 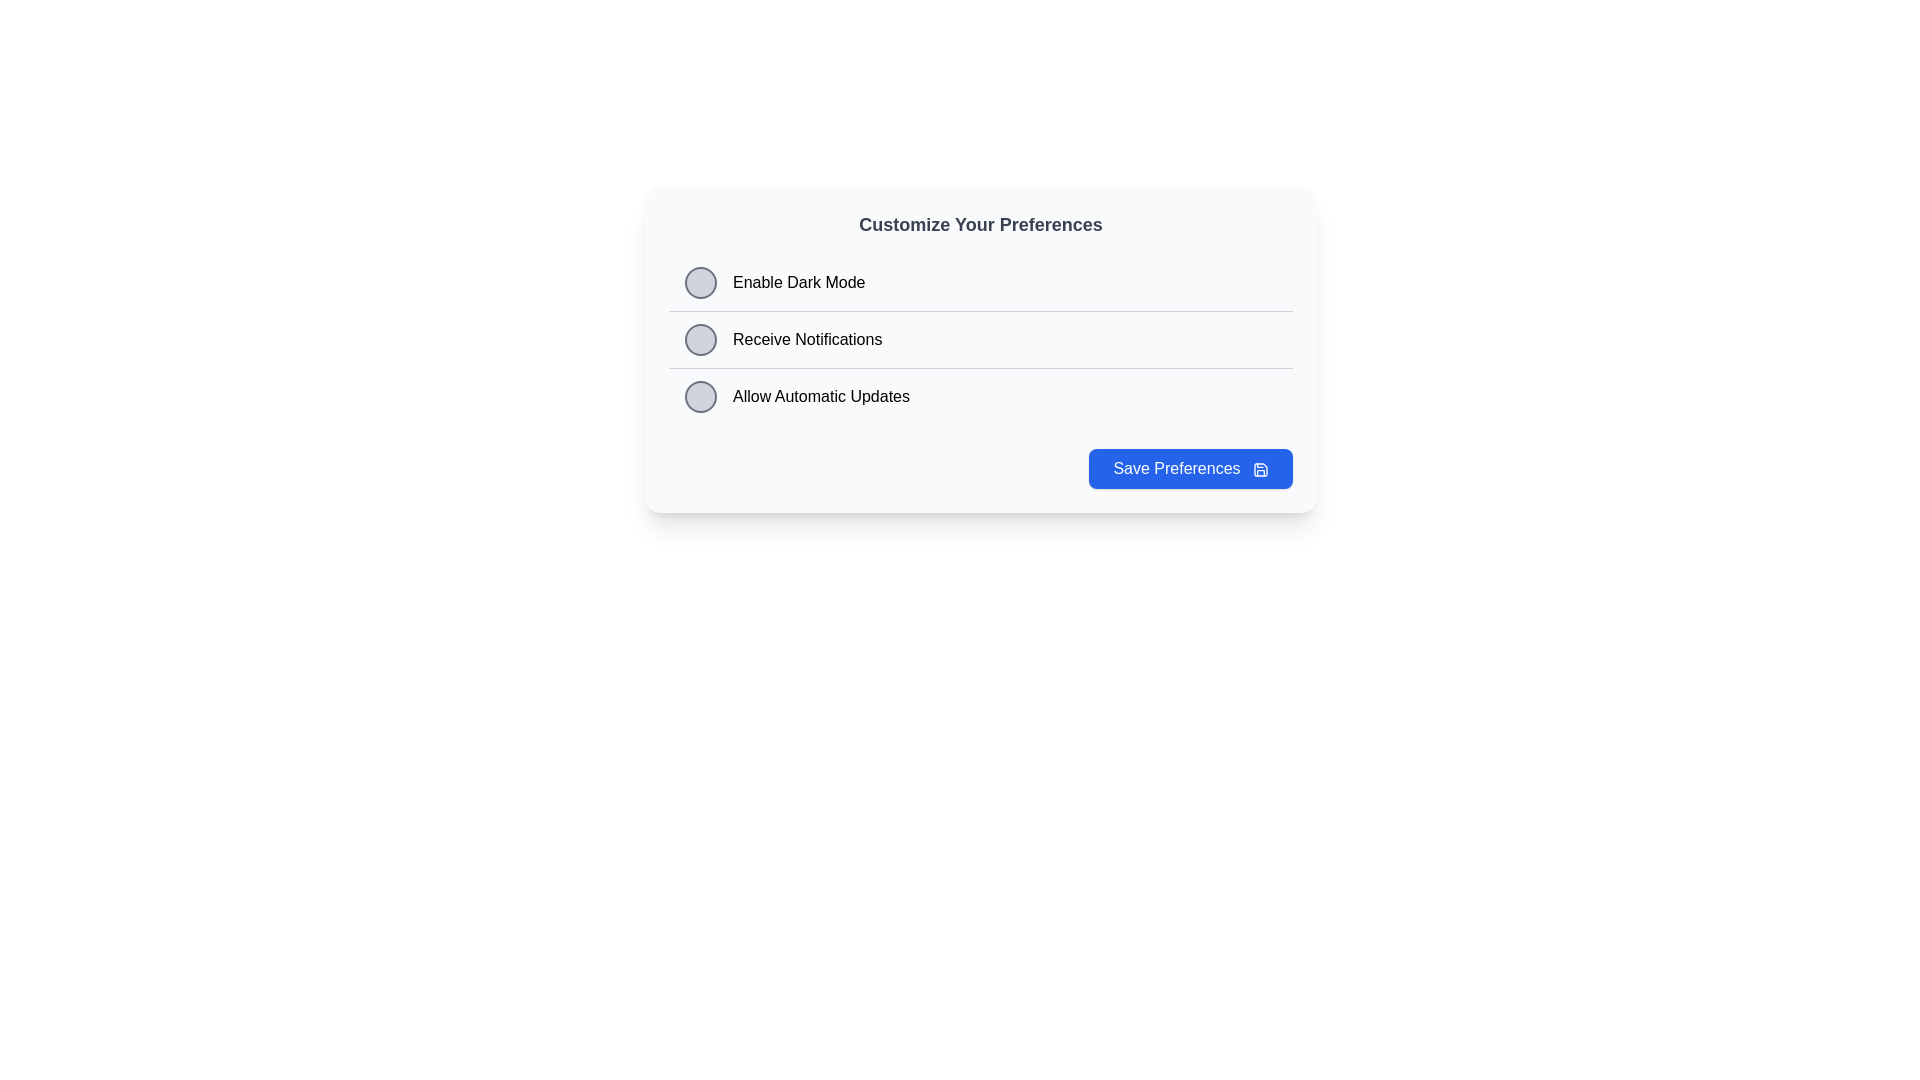 I want to click on the descriptive label for enabling or disabling notifications, which is the second entry in the vertical list of options in the preferences customization panel, so click(x=782, y=338).